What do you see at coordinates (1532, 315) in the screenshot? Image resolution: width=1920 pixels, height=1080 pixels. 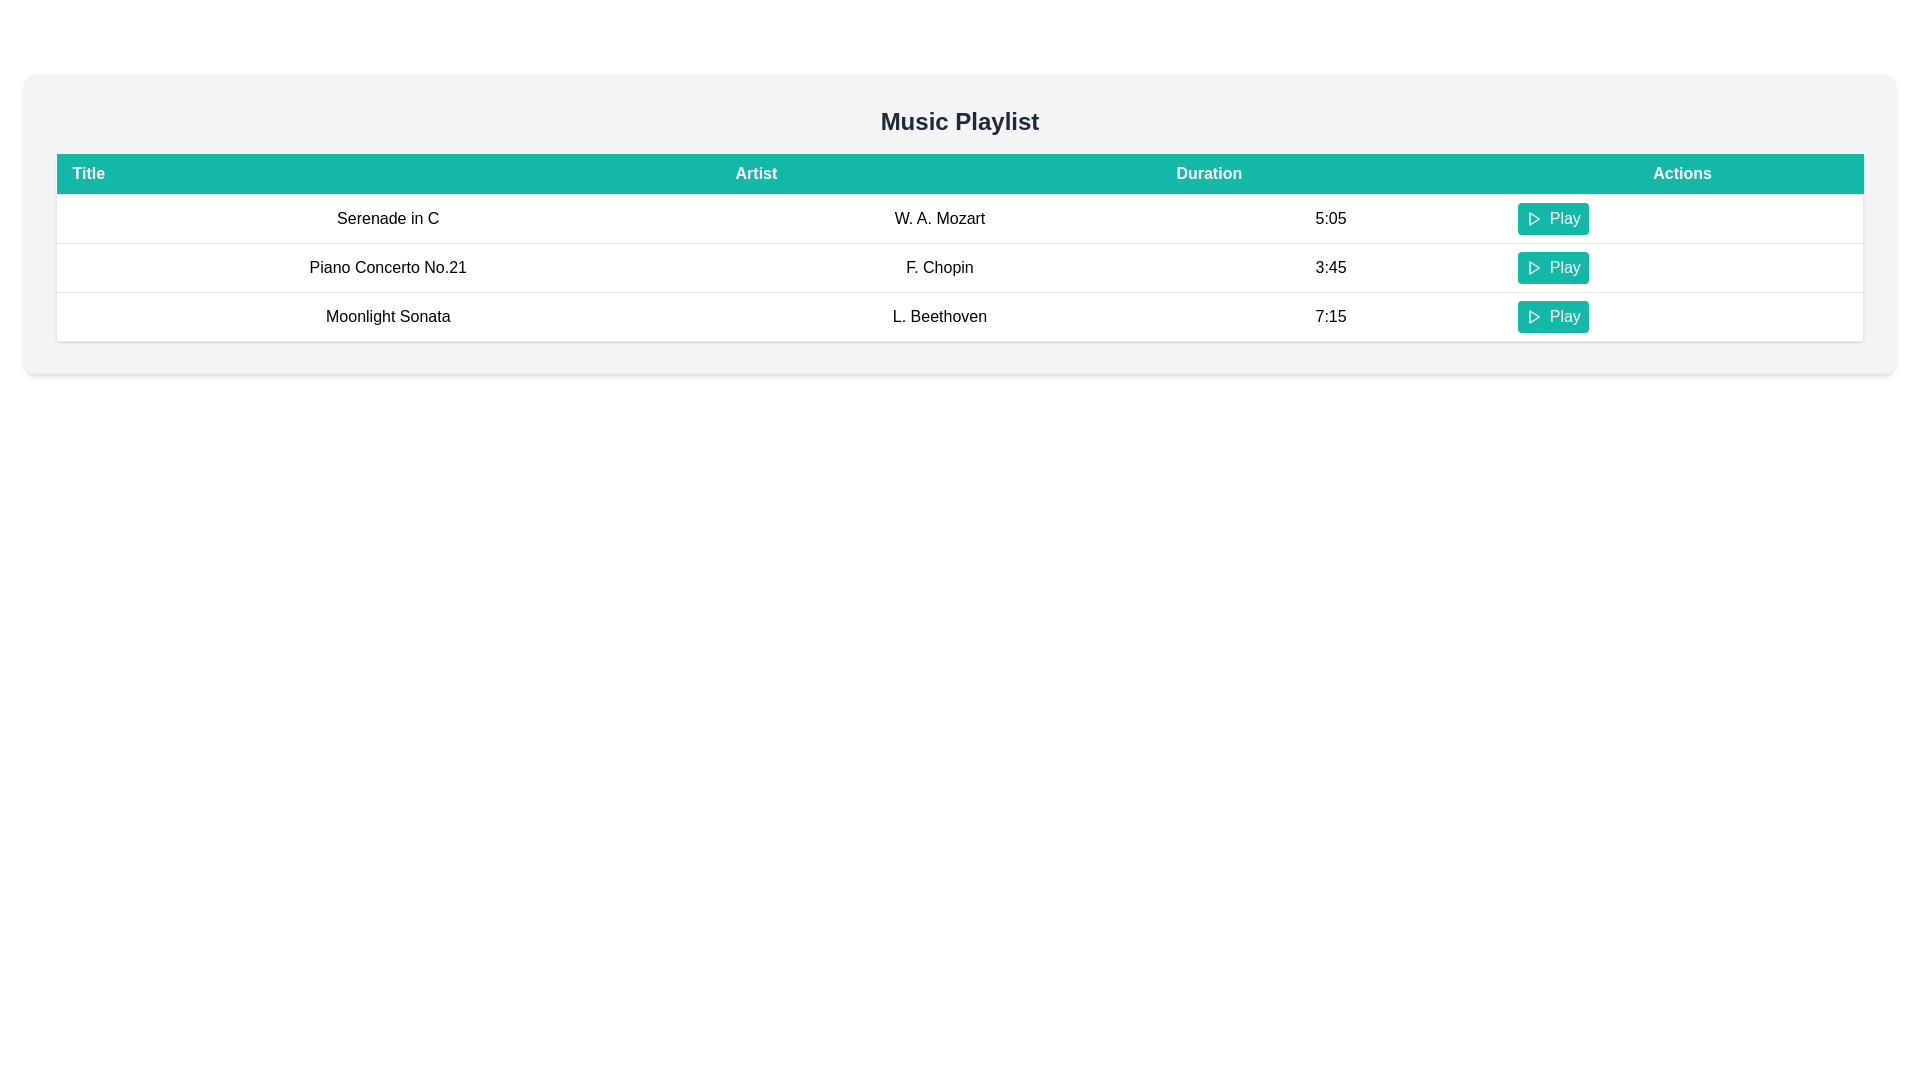 I see `the play button with a triangular SVG icon for 'Moonlight Sonata' by L. Beethoven` at bounding box center [1532, 315].